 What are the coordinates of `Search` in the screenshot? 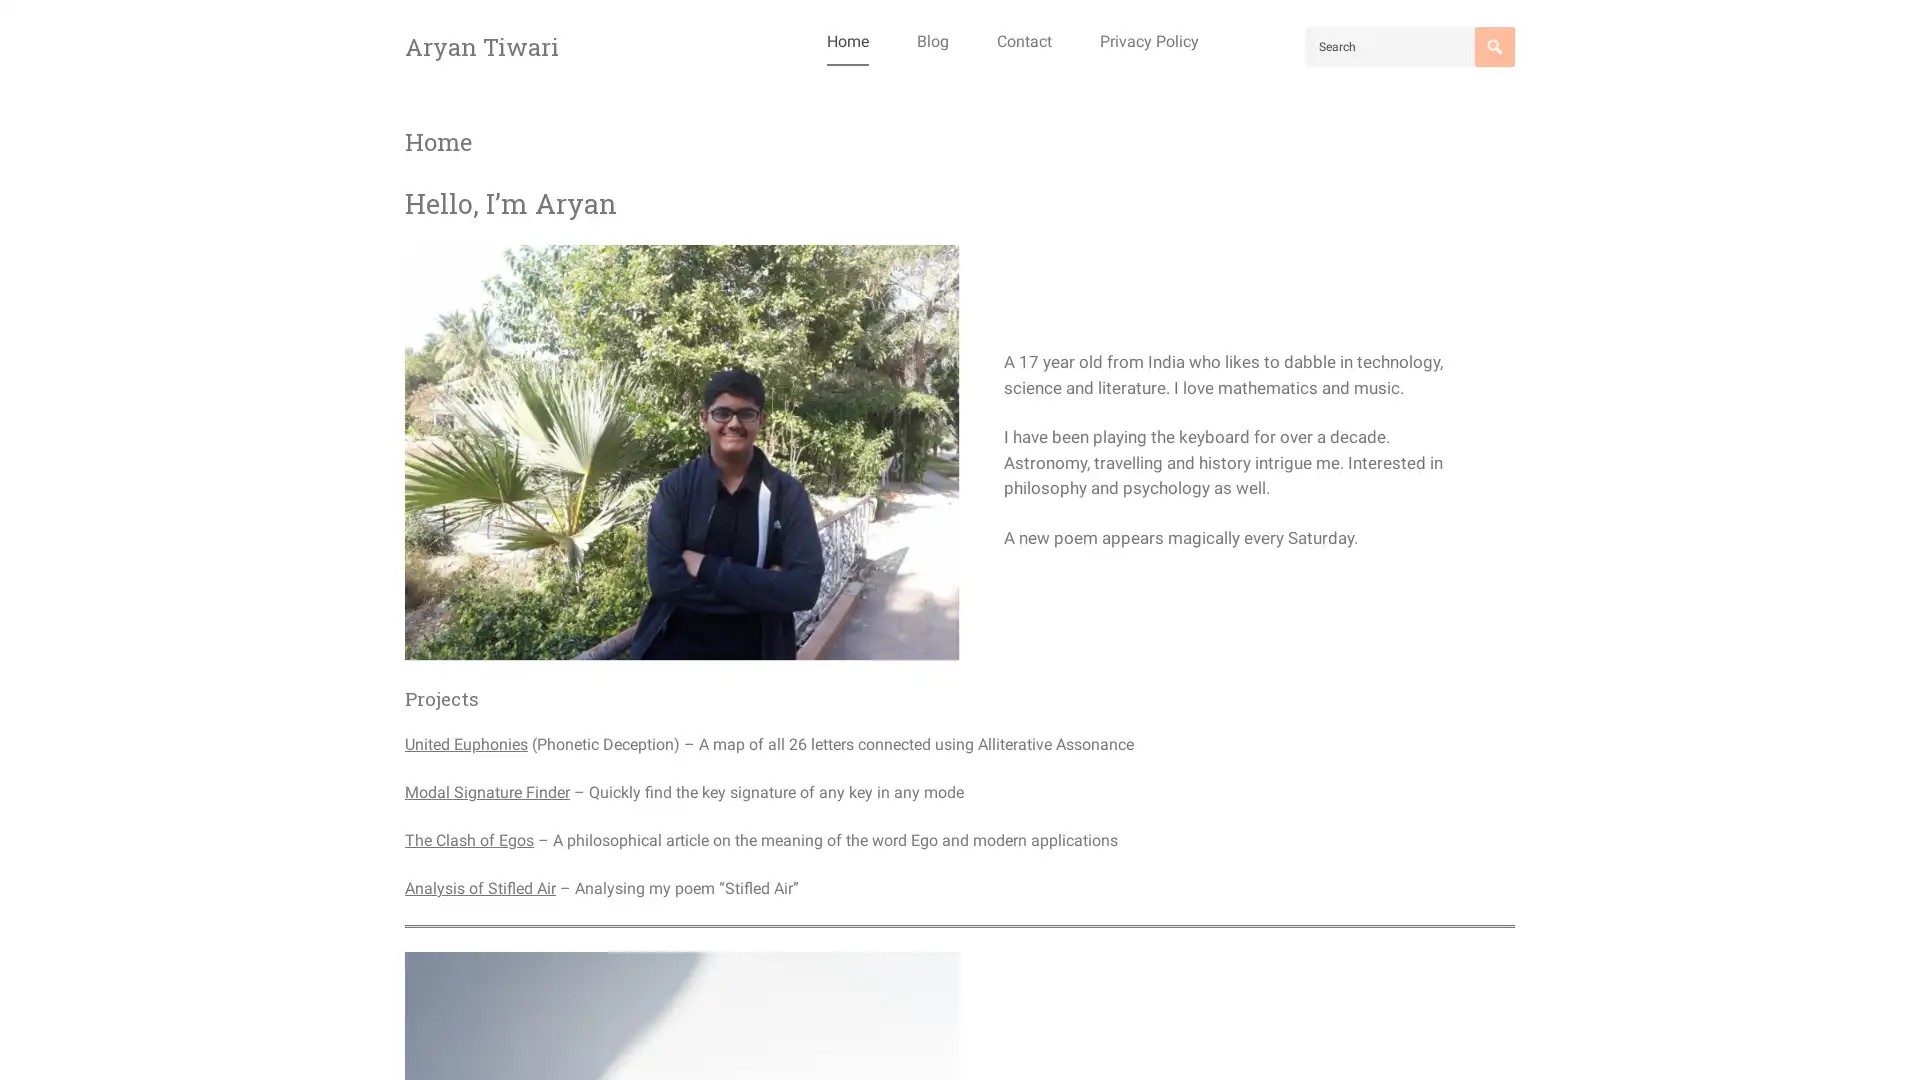 It's located at (1494, 45).